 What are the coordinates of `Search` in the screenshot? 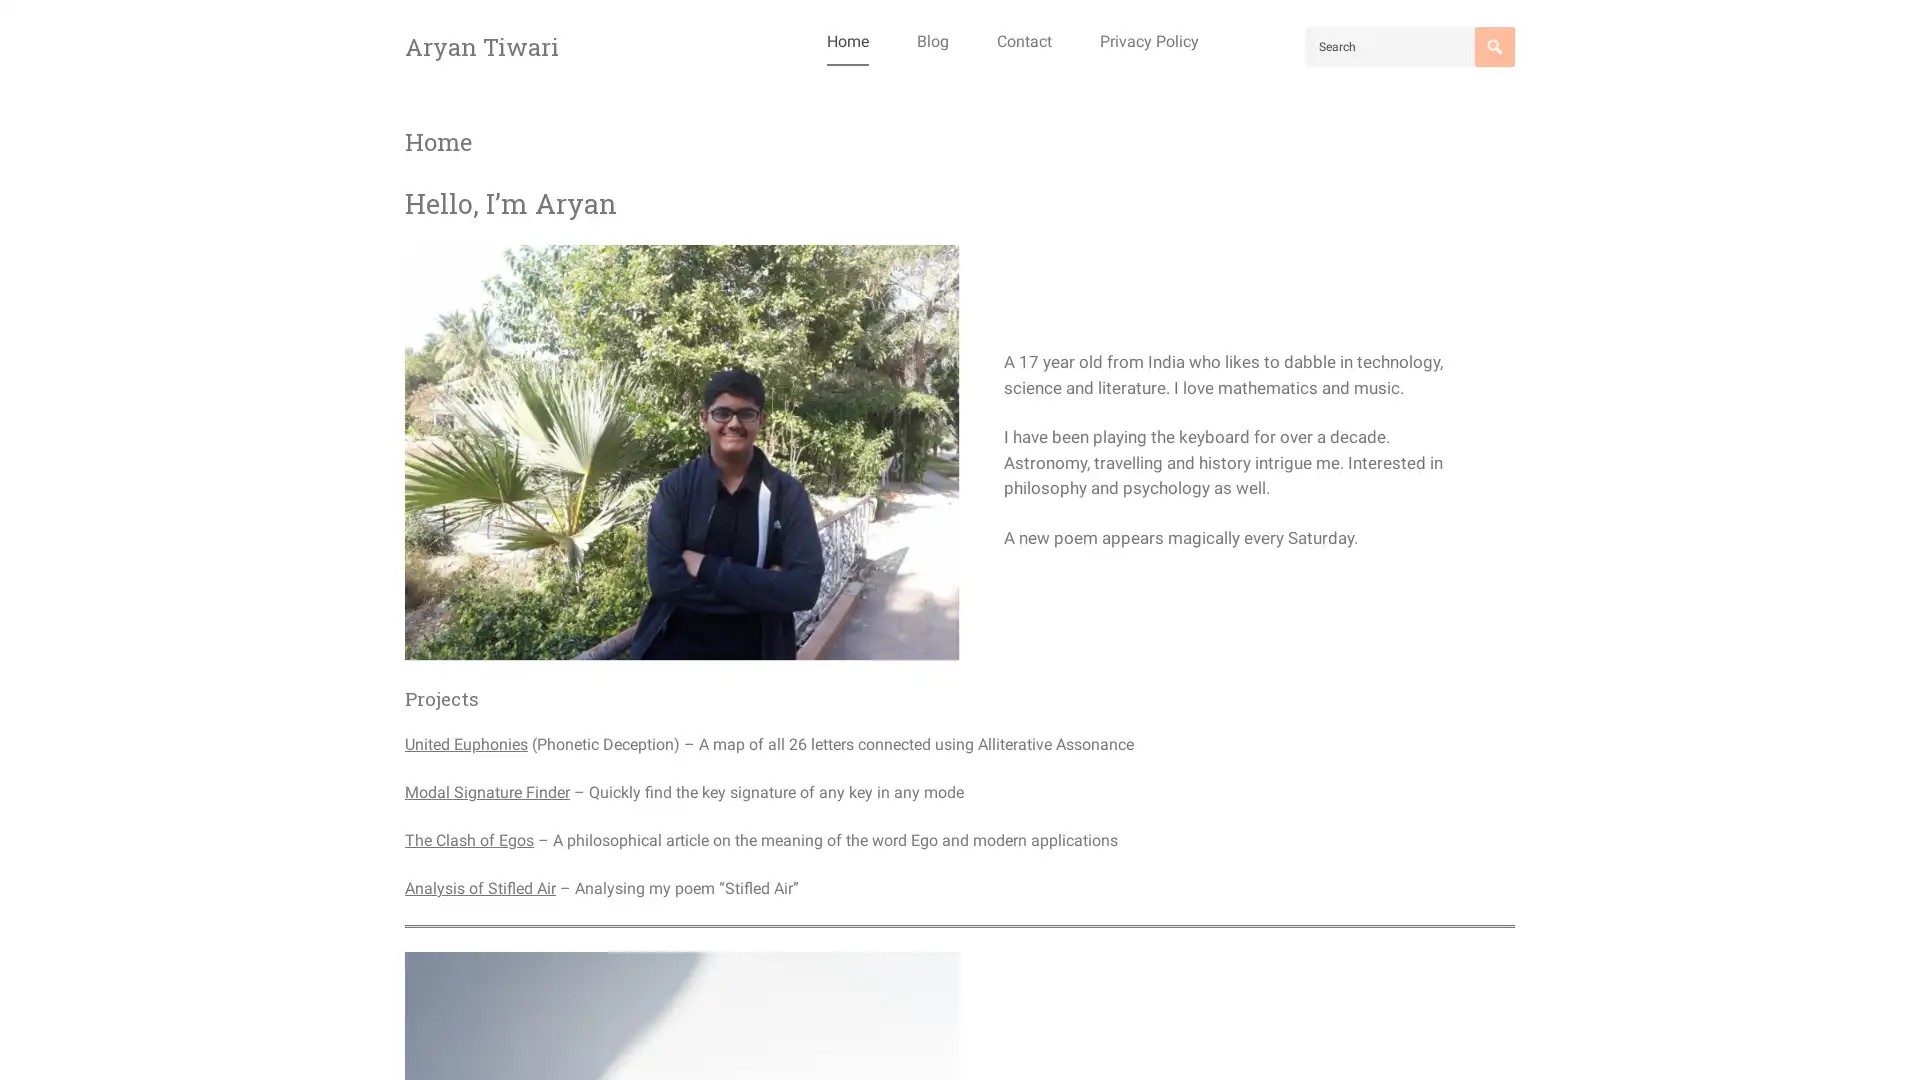 It's located at (1494, 45).